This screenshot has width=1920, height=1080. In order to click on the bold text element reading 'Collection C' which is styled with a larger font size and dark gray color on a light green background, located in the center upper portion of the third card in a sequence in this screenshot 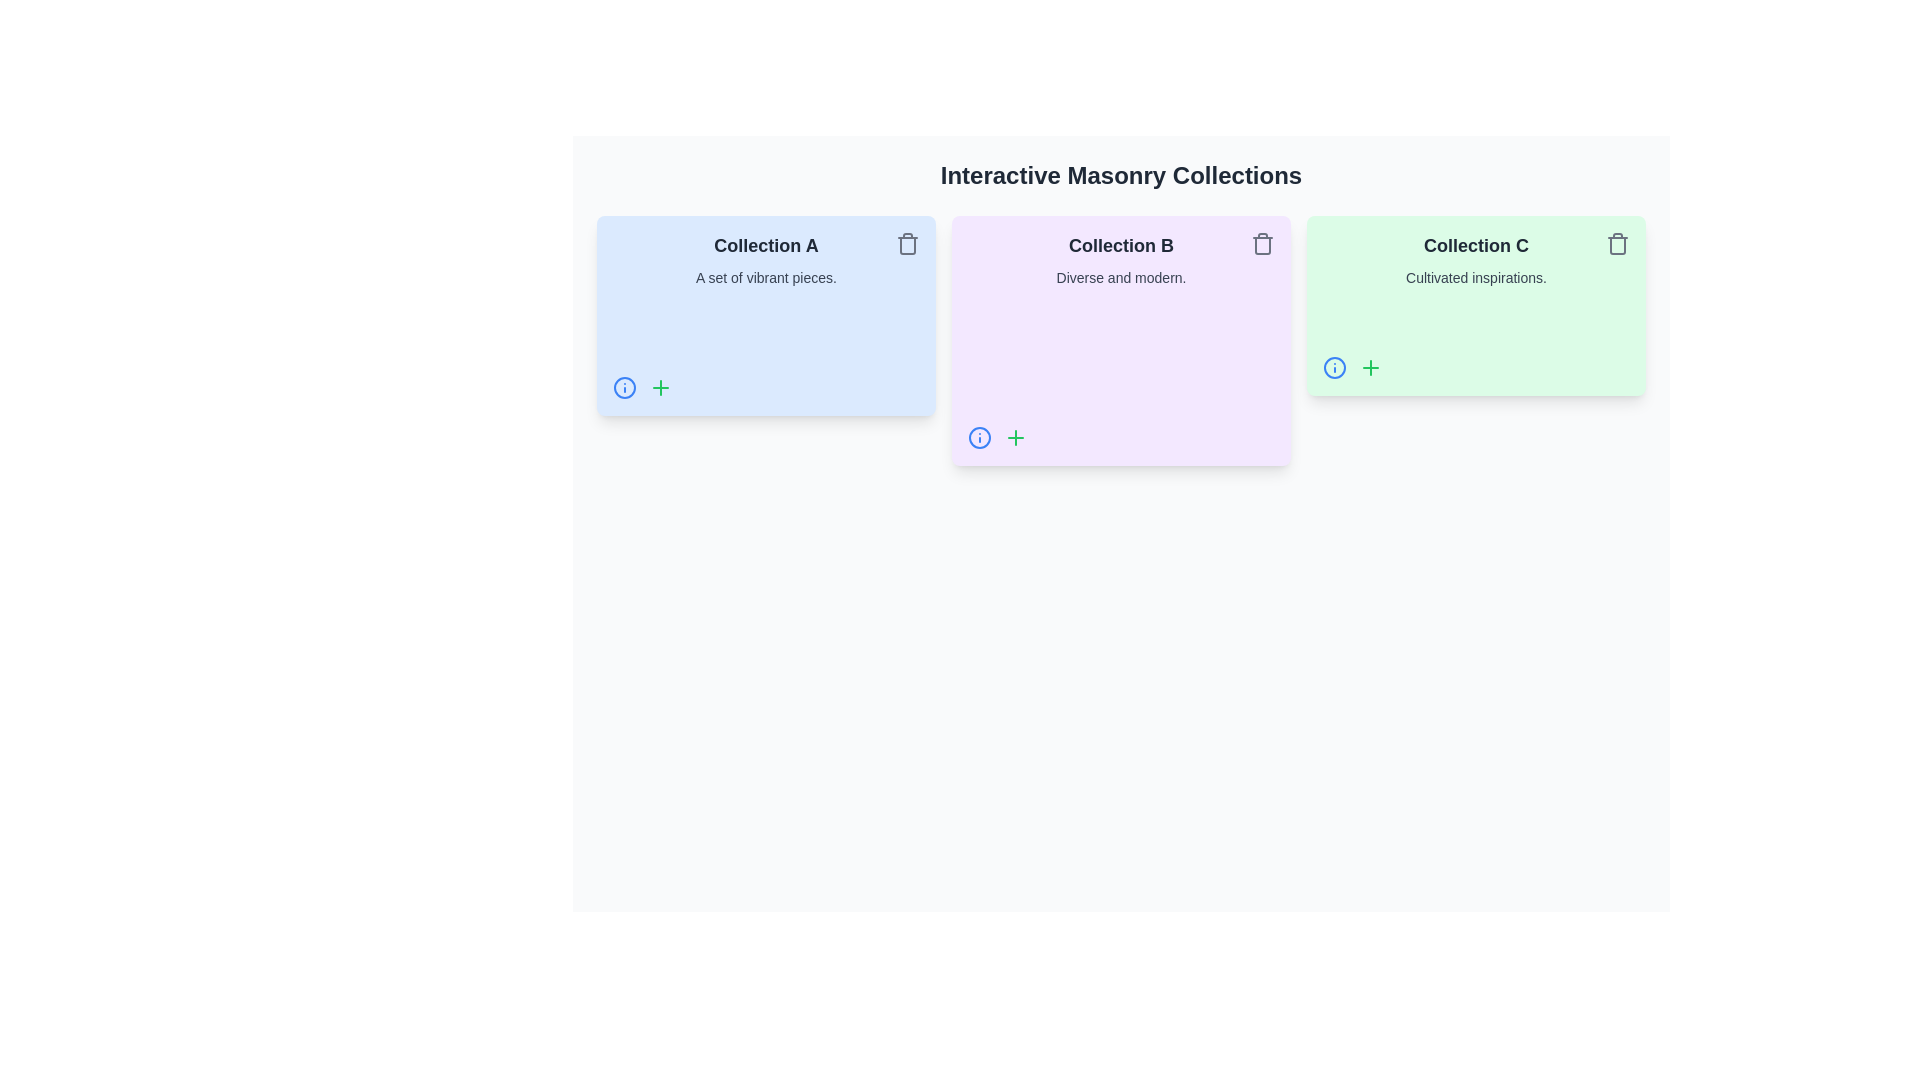, I will do `click(1476, 245)`.